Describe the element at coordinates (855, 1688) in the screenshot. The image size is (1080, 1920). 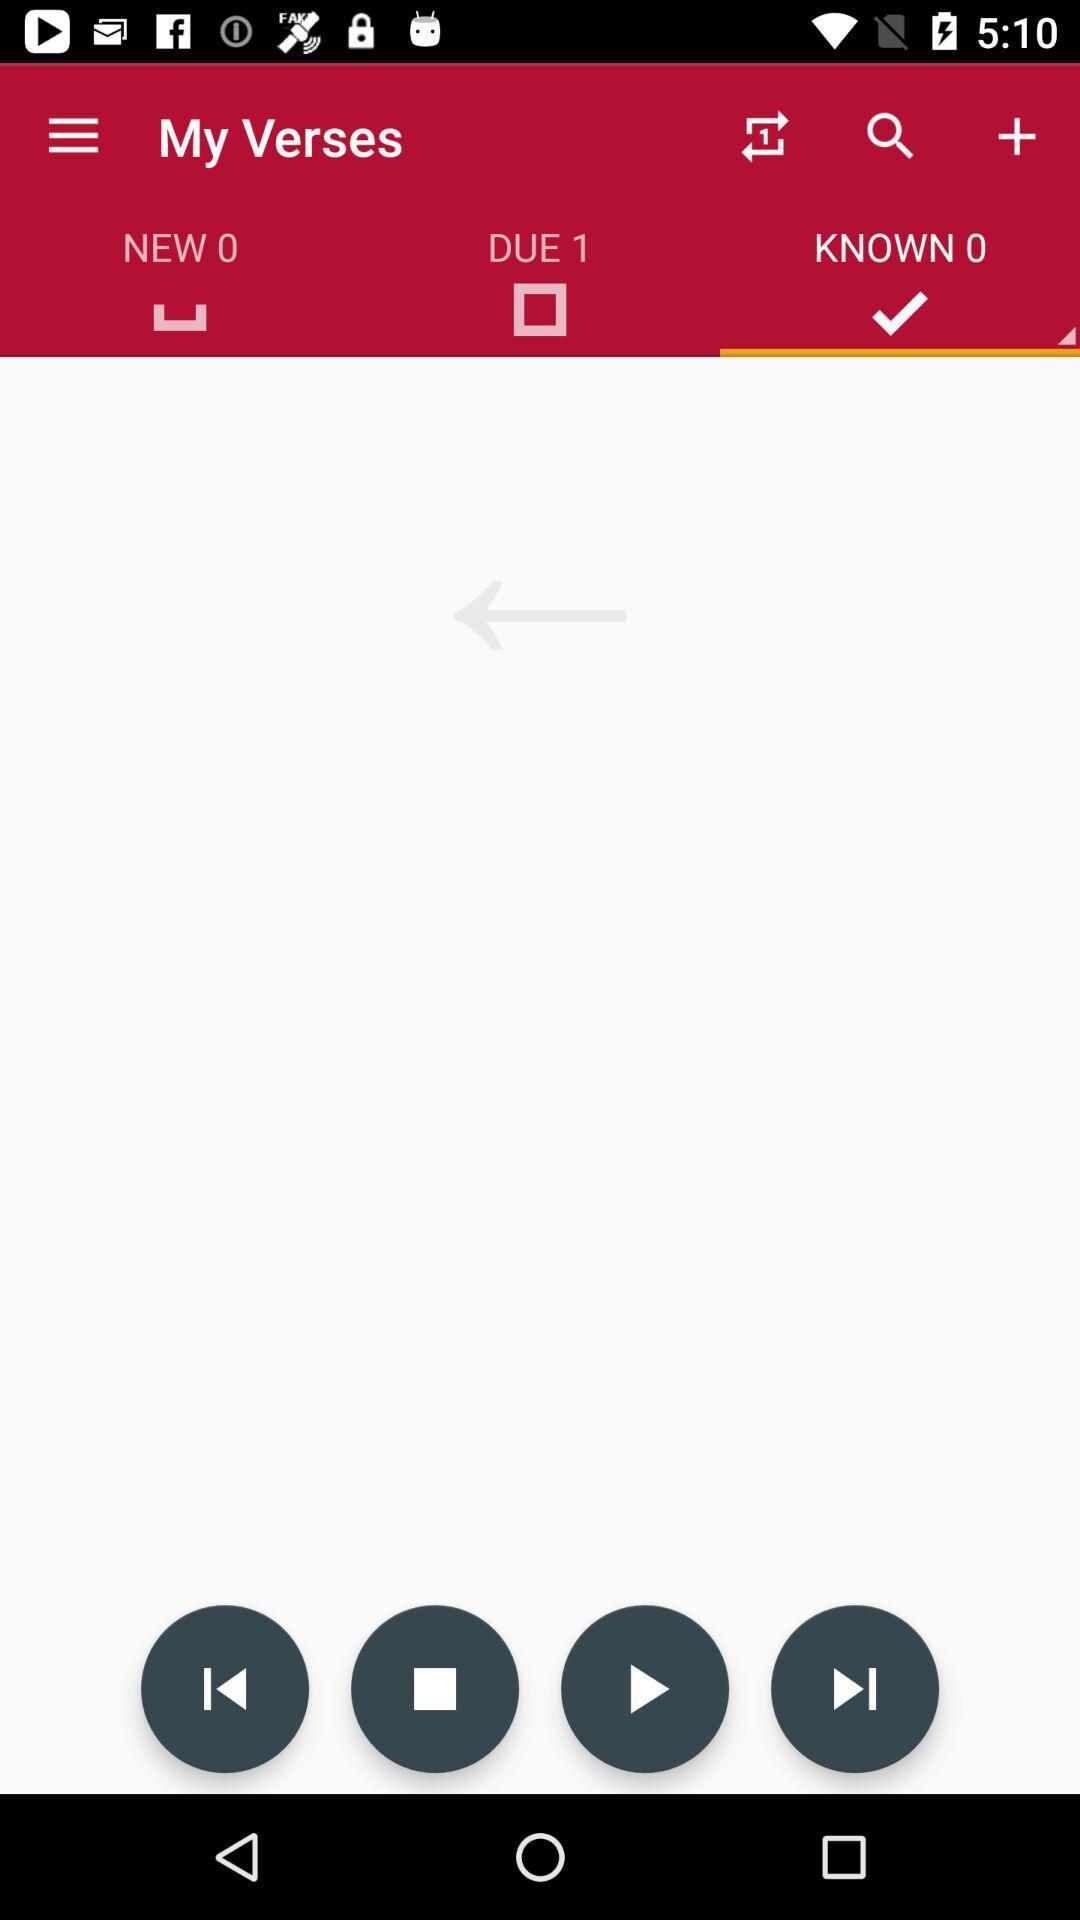
I see `the next button` at that location.